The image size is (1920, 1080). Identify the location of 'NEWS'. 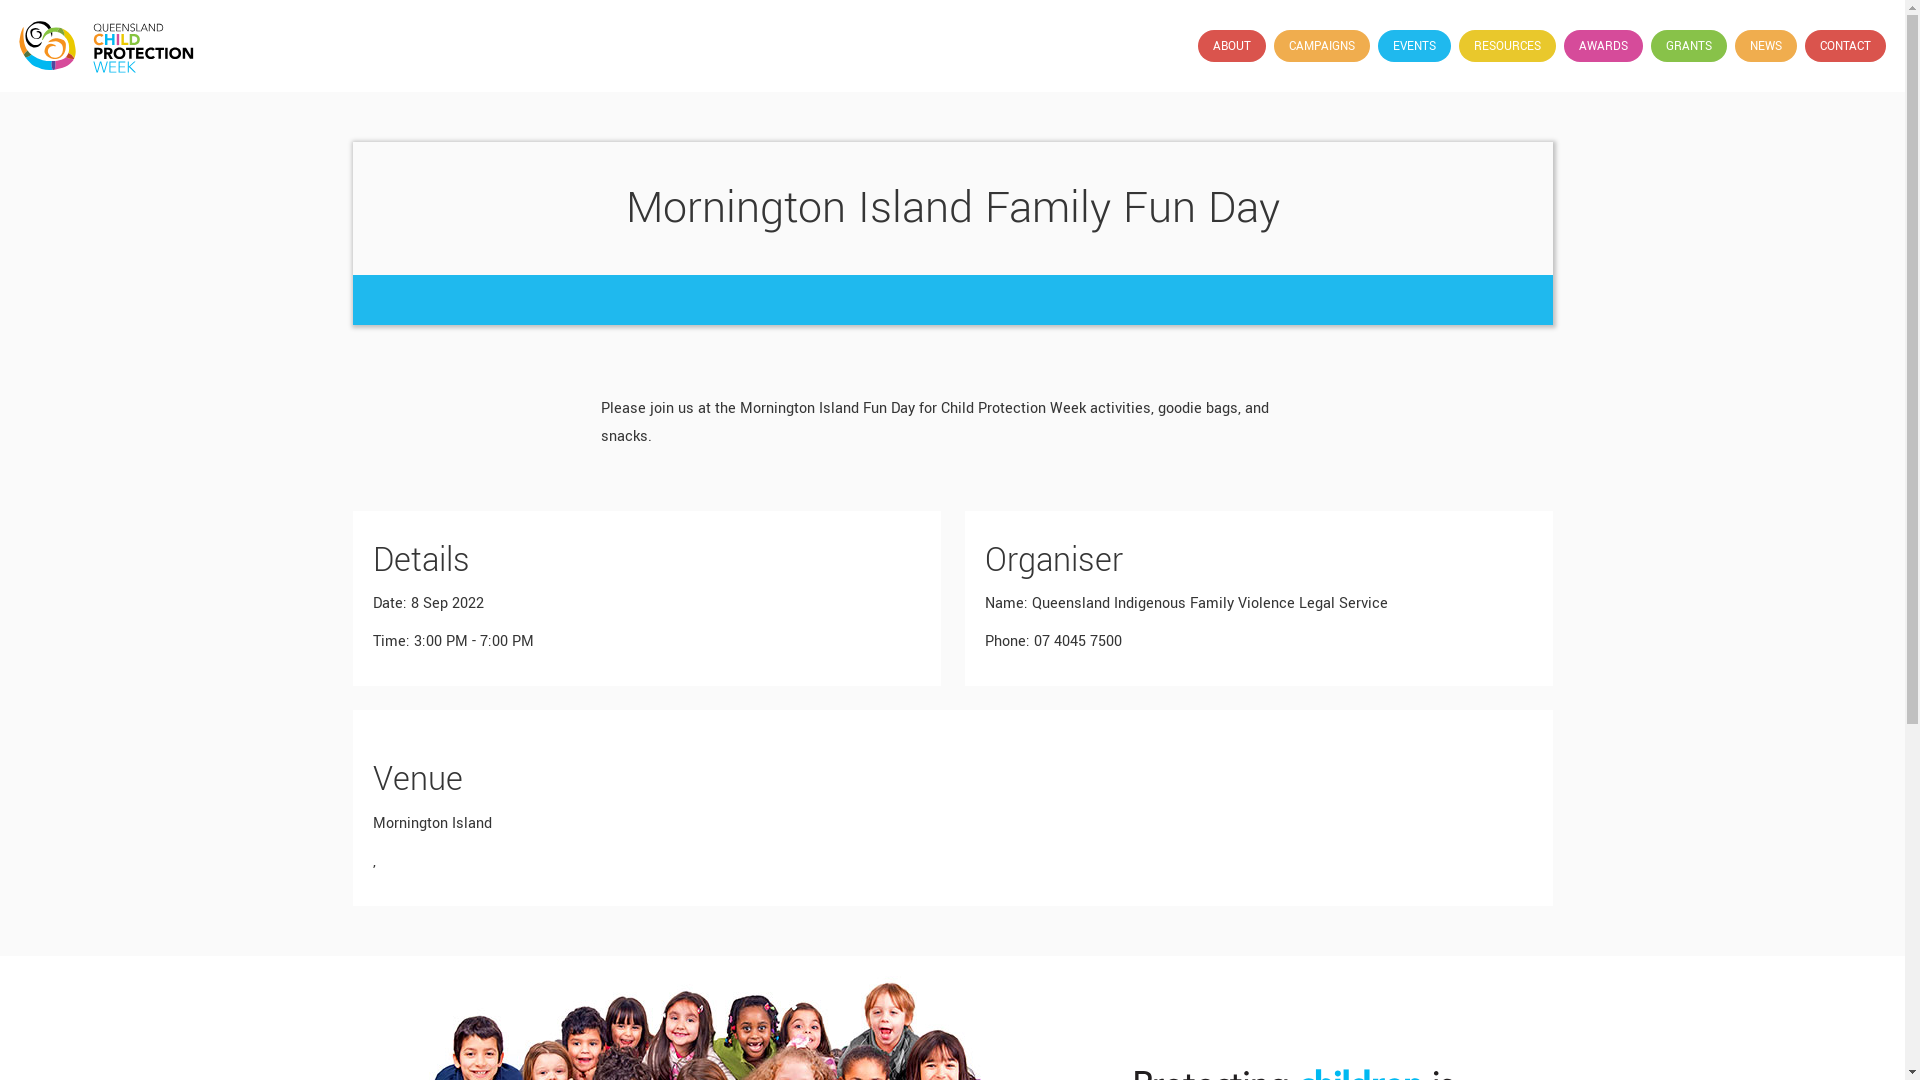
(1733, 45).